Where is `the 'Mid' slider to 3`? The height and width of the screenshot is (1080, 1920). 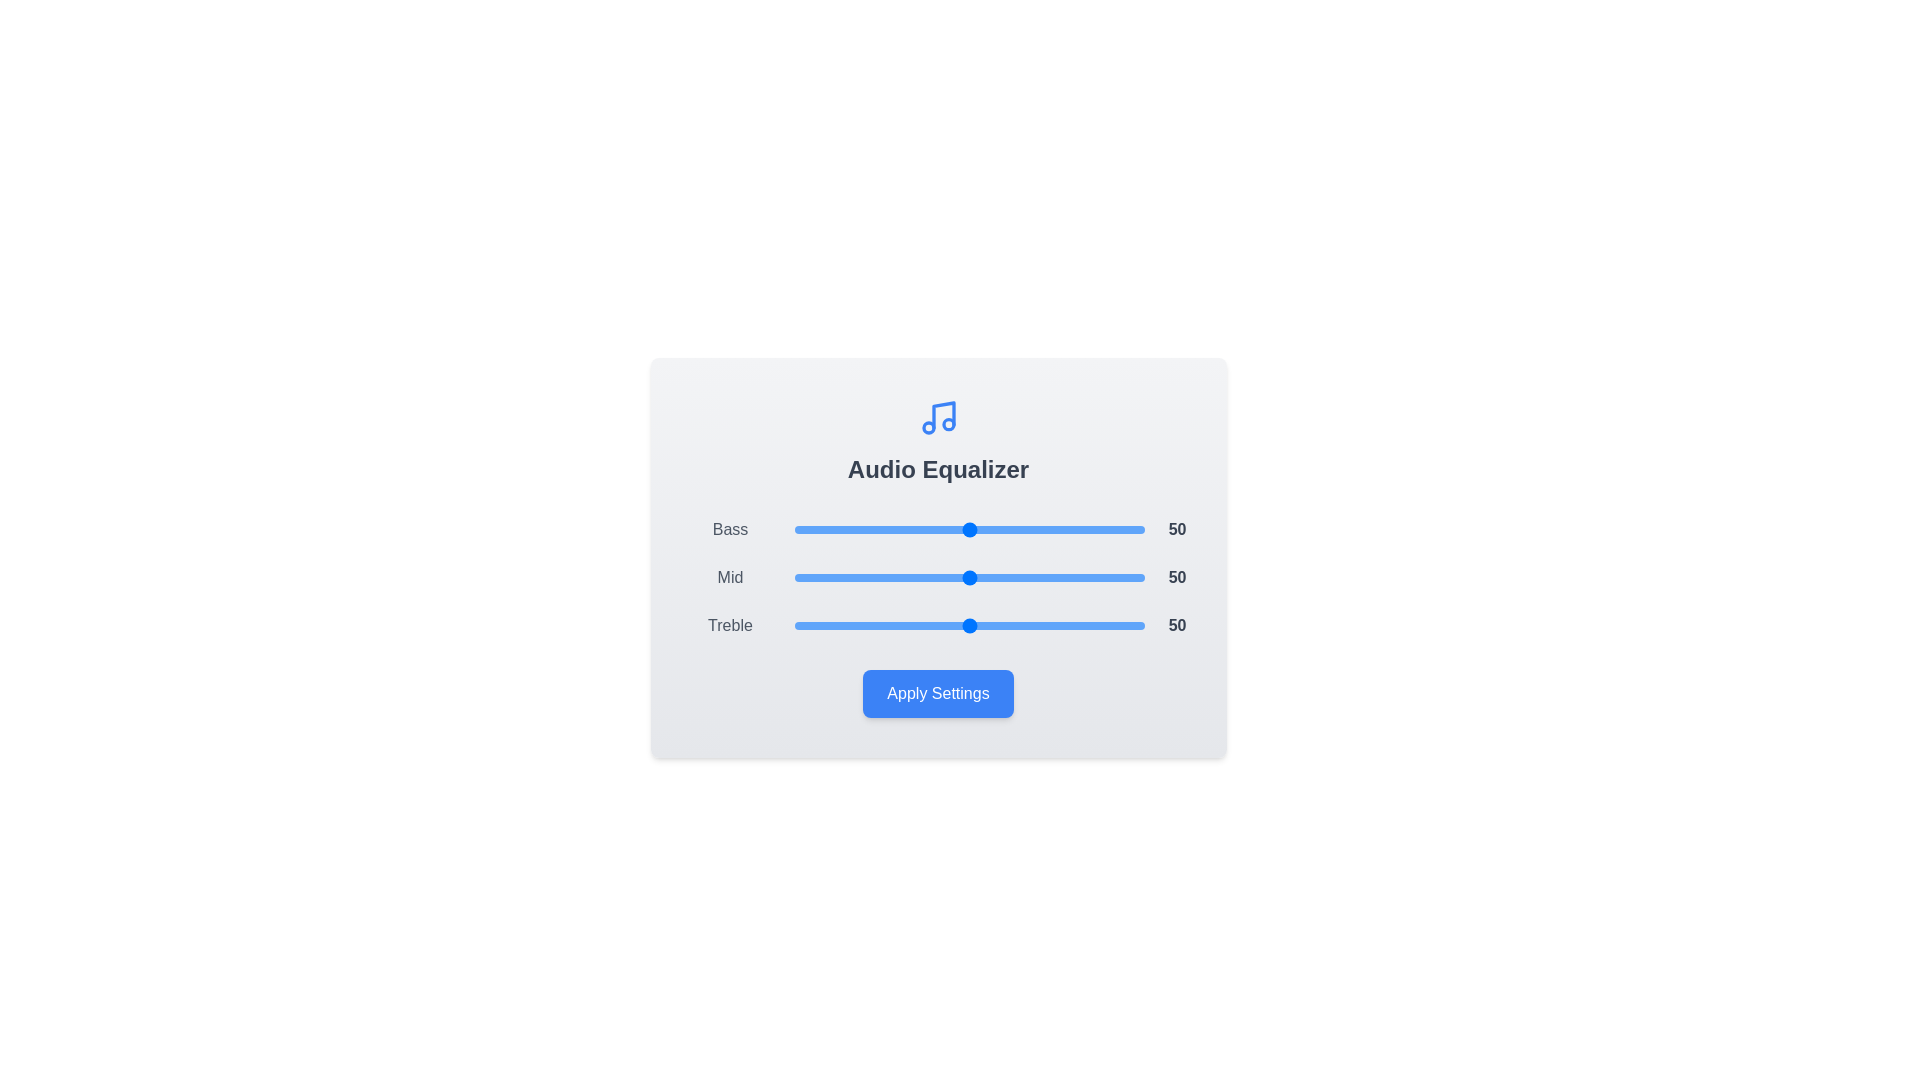
the 'Mid' slider to 3 is located at coordinates (805, 578).